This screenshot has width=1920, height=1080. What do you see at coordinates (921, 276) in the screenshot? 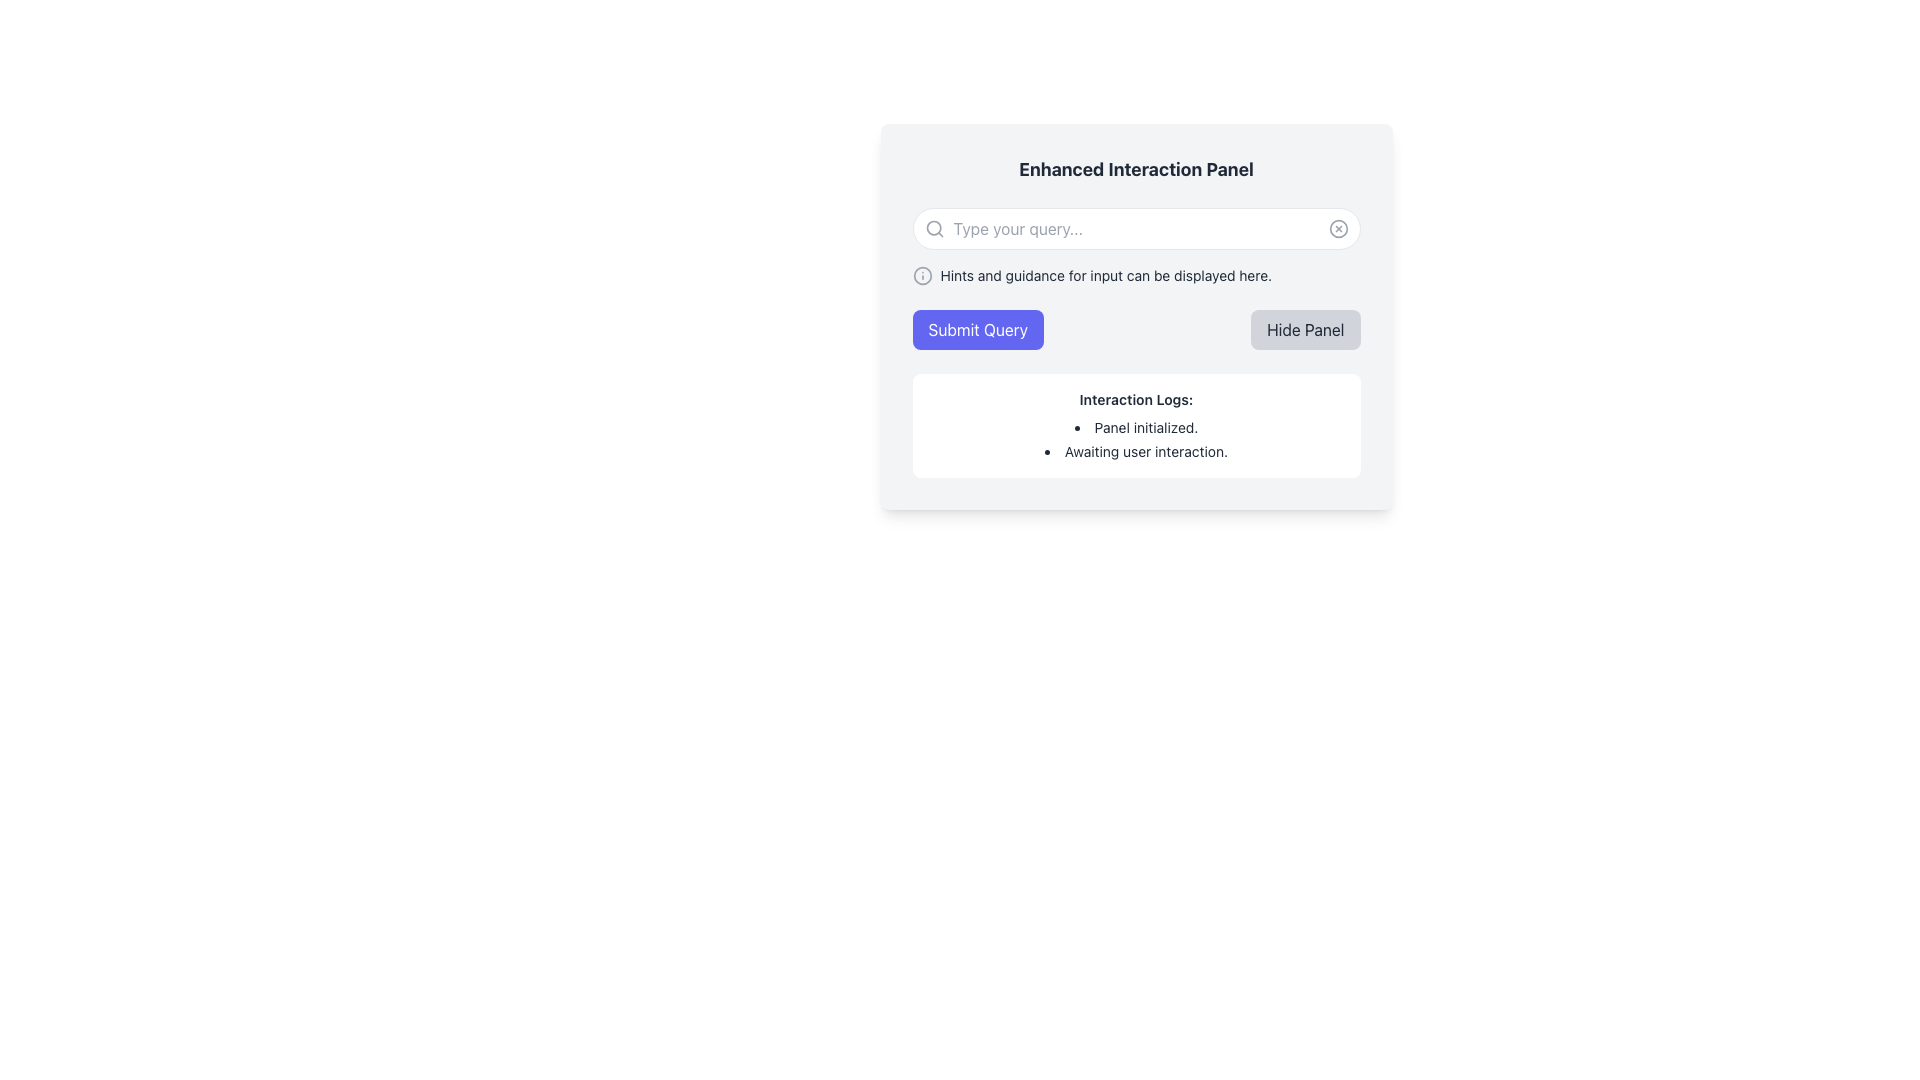
I see `the circular information icon with an outlined design, featuring a centered 'i' symbol` at bounding box center [921, 276].